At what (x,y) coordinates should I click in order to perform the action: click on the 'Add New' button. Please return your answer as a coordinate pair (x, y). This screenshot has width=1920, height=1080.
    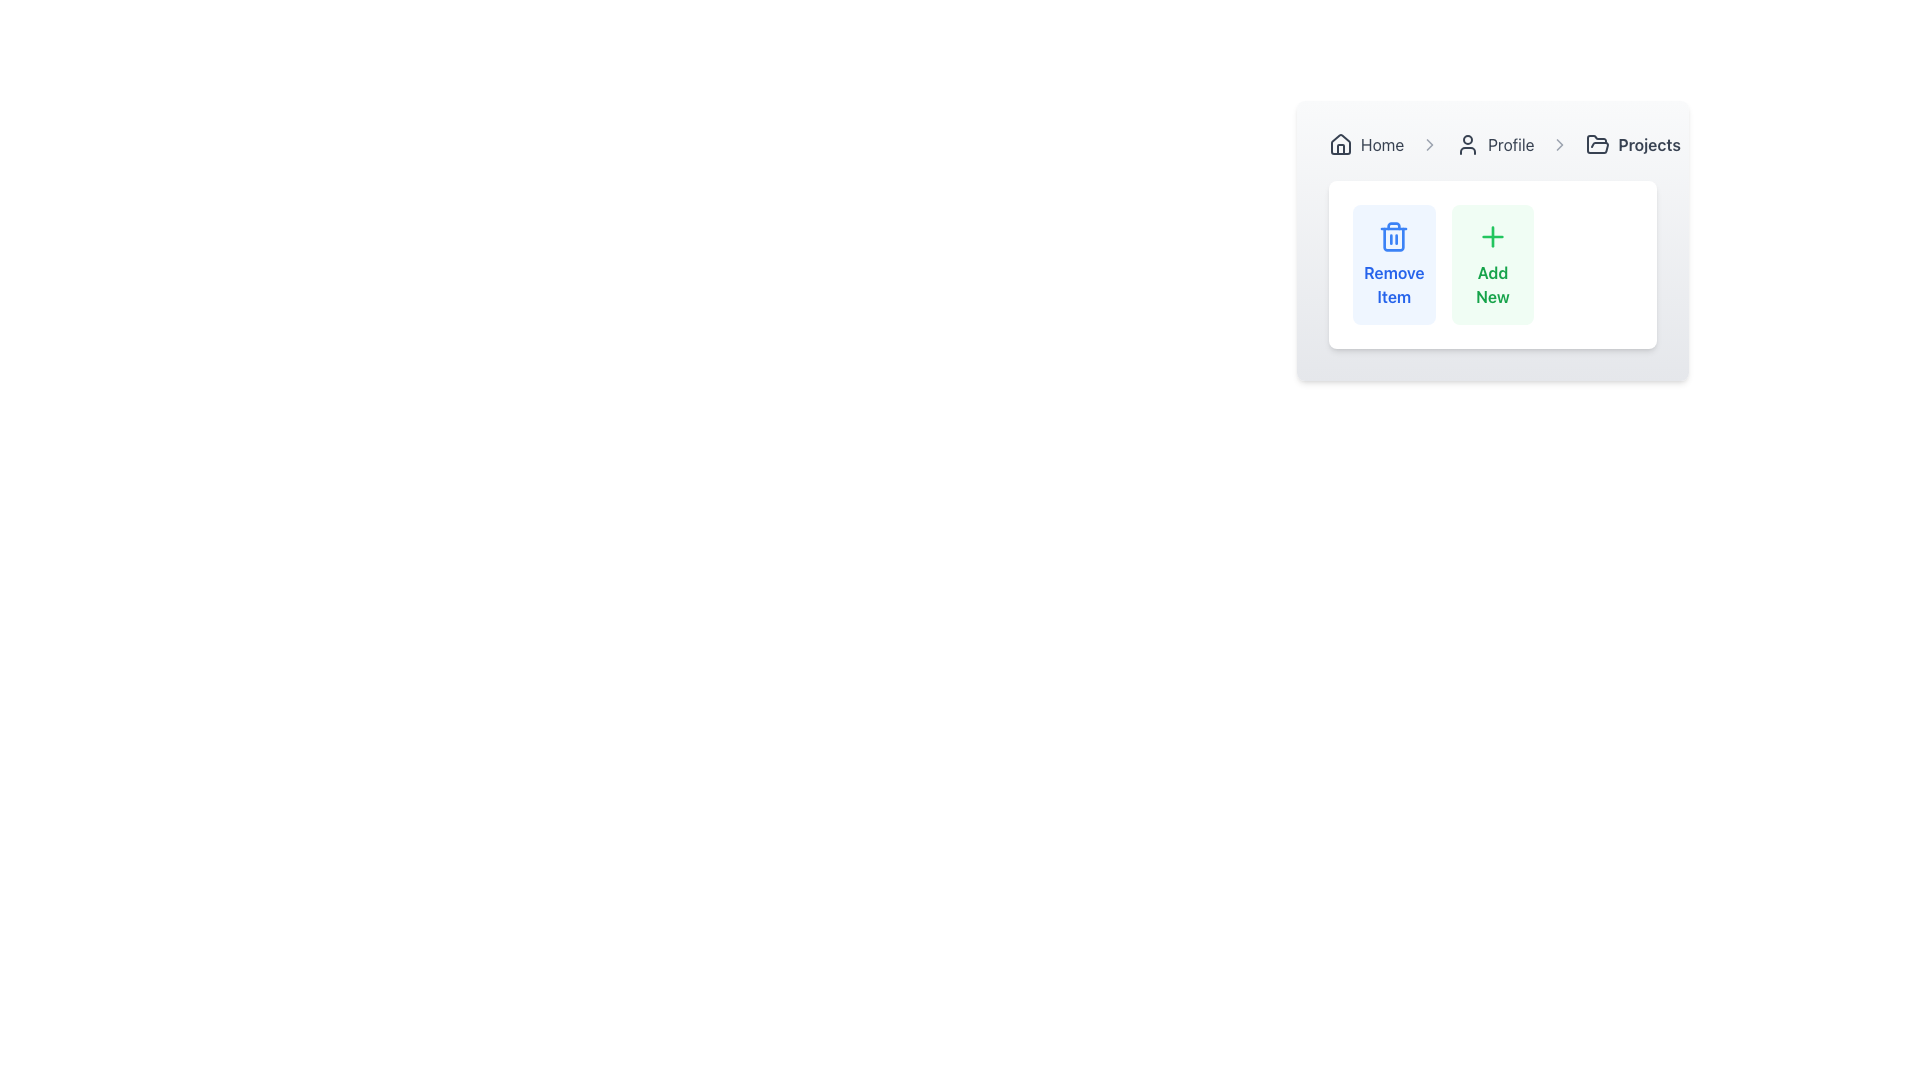
    Looking at the image, I should click on (1492, 264).